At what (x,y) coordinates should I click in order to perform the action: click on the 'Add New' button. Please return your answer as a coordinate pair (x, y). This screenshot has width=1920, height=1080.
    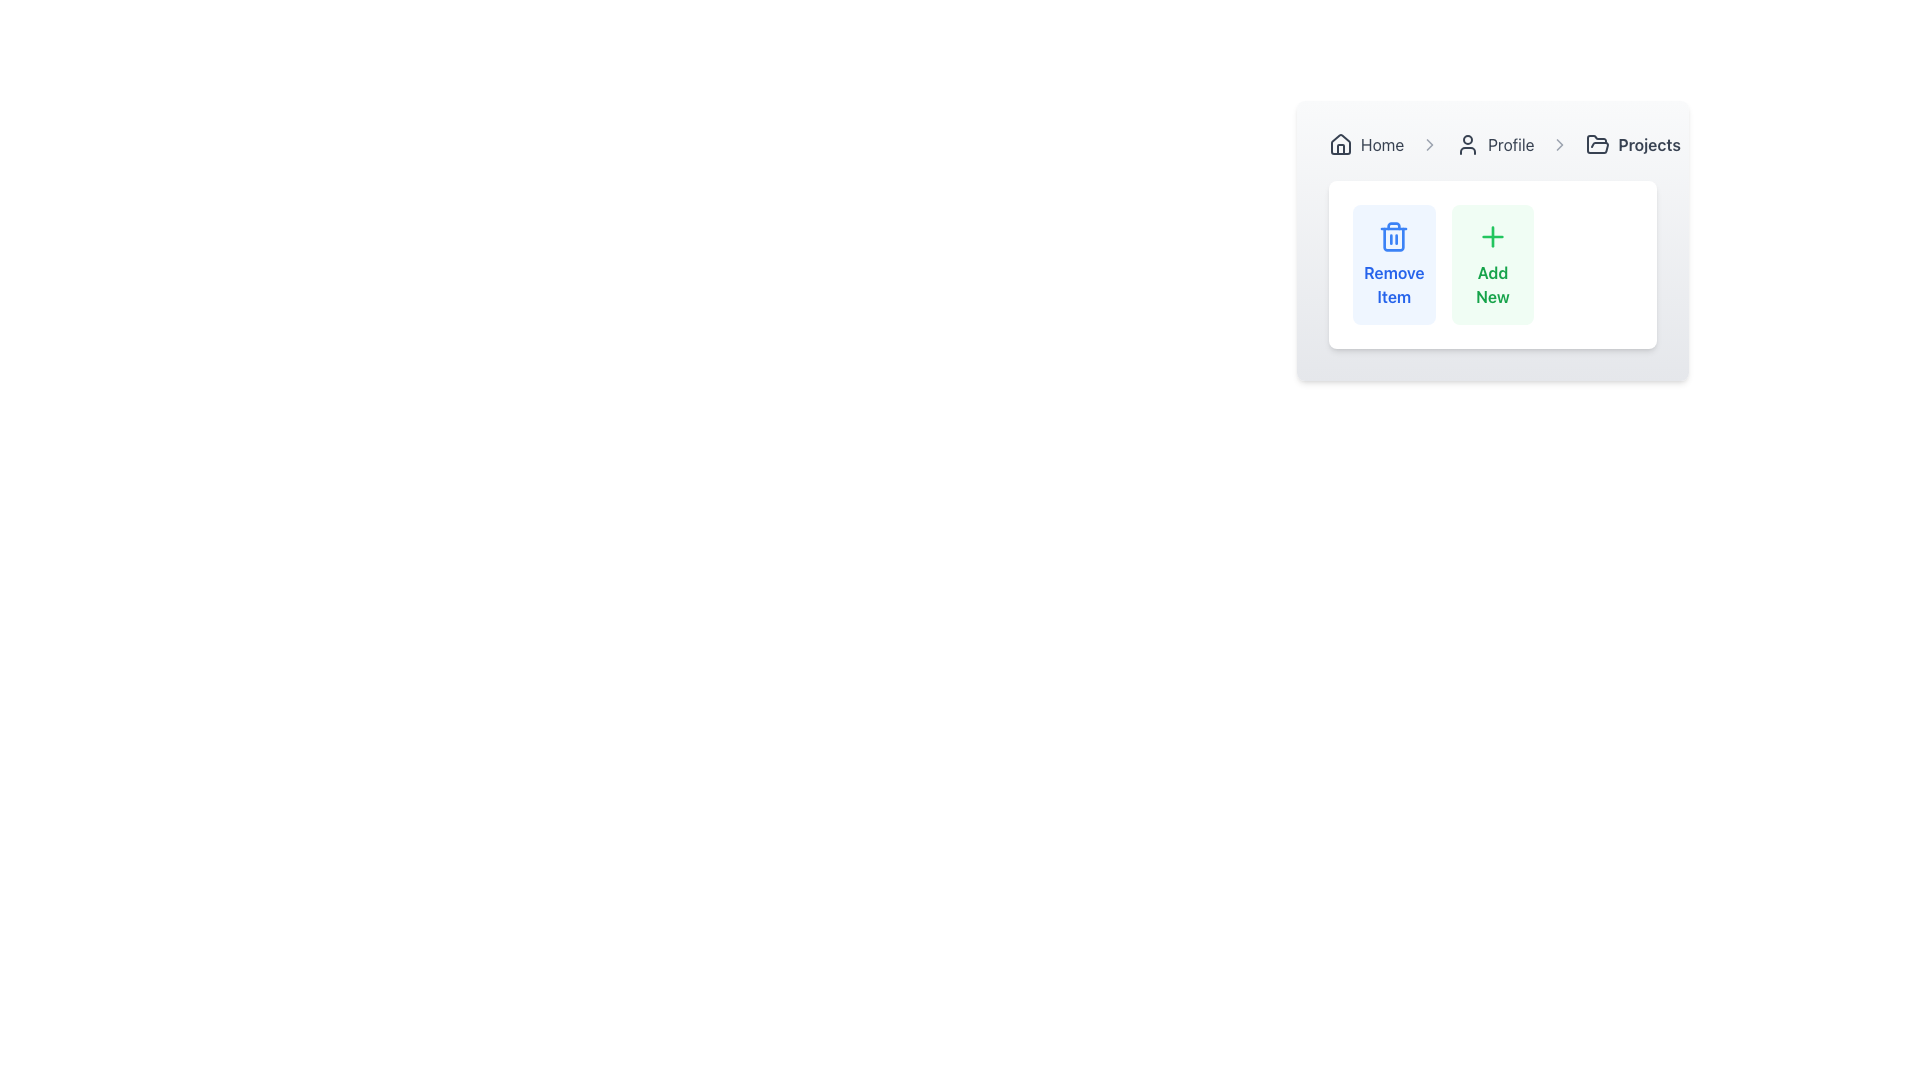
    Looking at the image, I should click on (1492, 264).